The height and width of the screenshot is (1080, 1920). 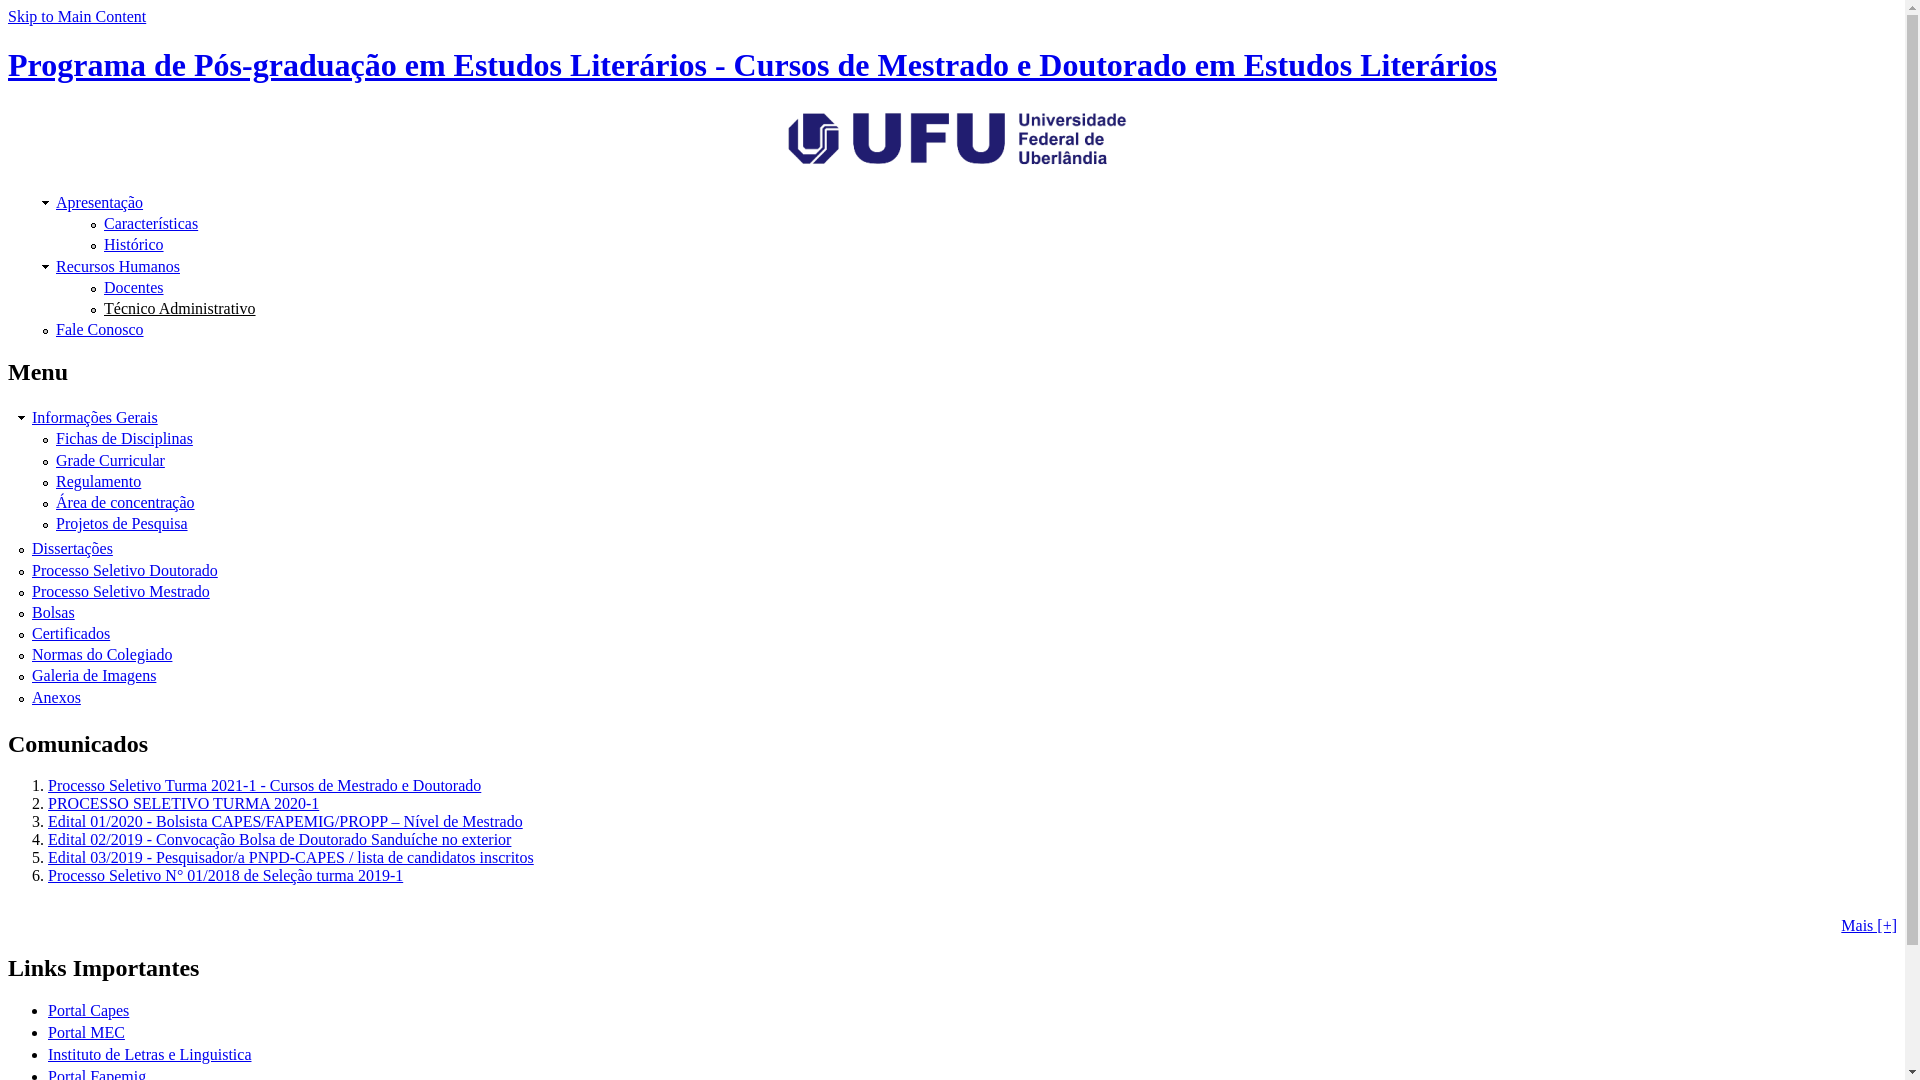 I want to click on 'Anexos', so click(x=32, y=696).